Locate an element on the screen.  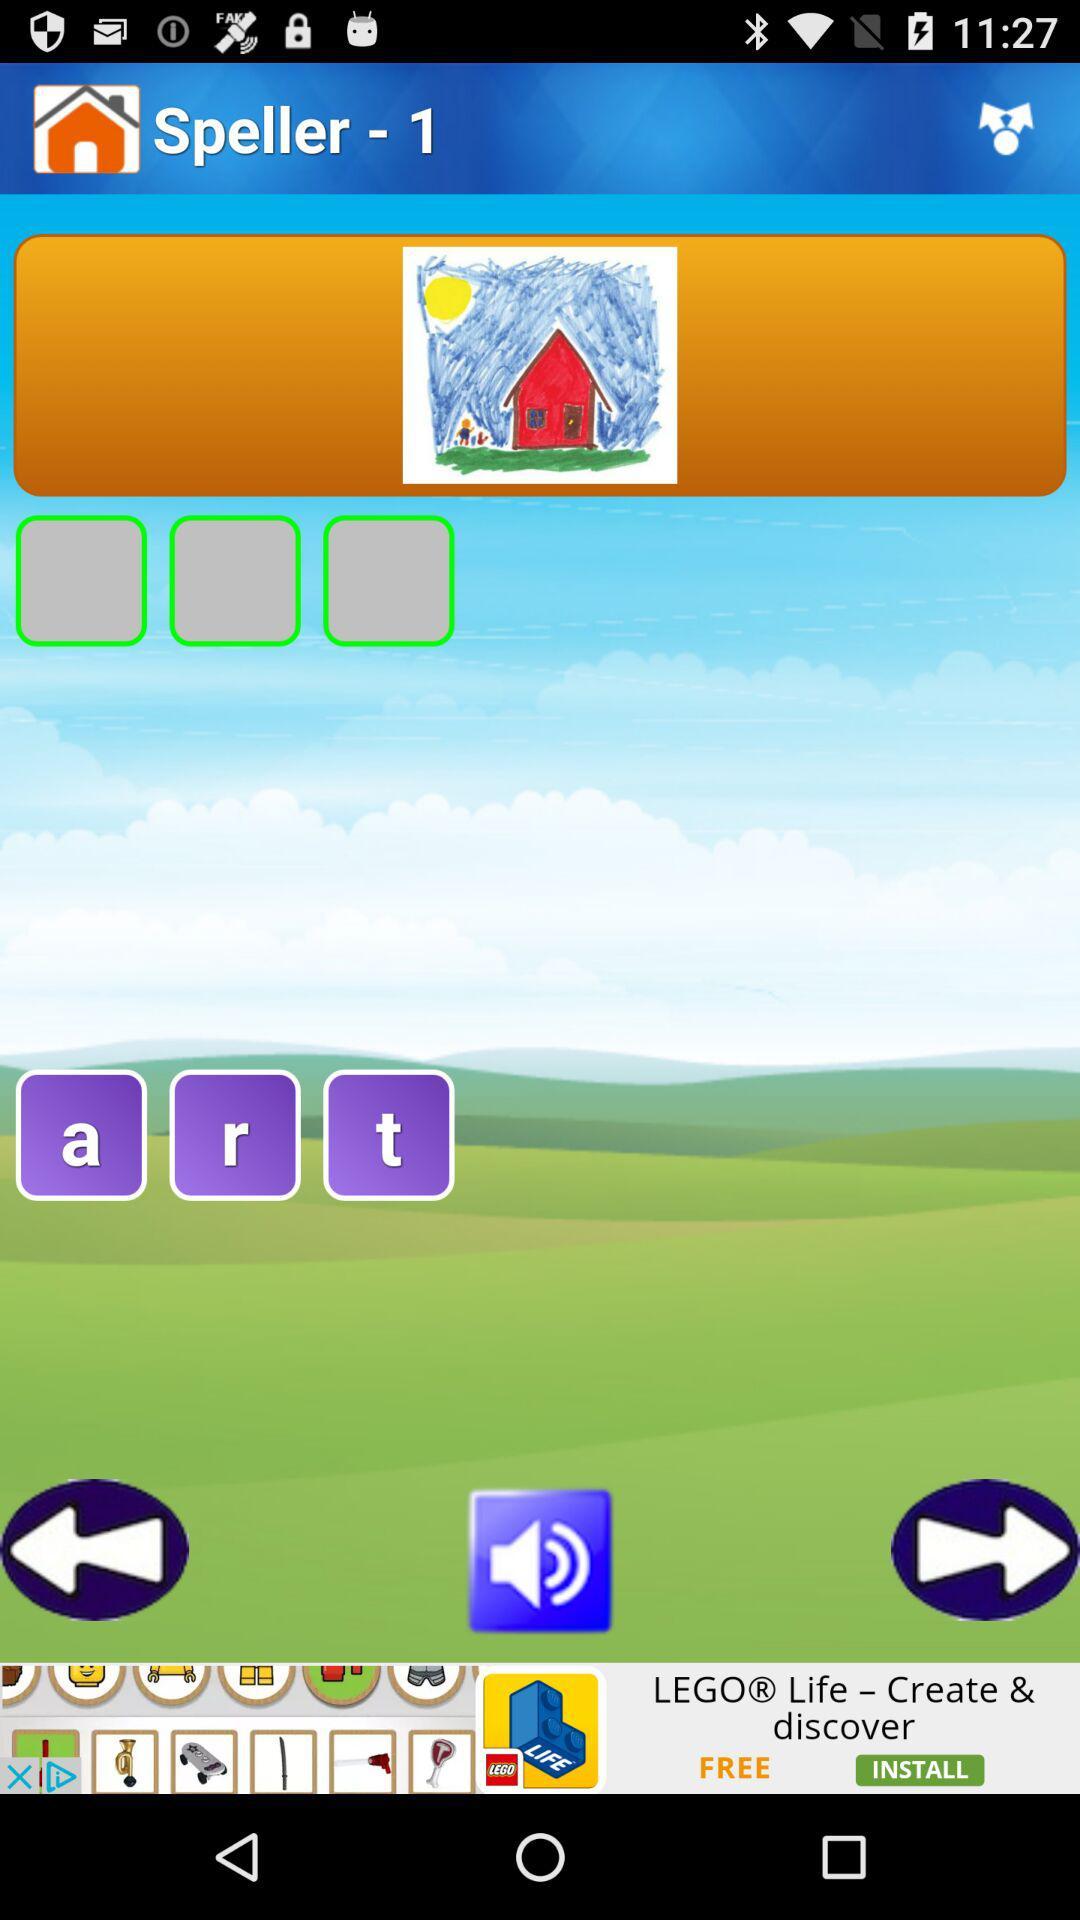
game go back button is located at coordinates (94, 1548).